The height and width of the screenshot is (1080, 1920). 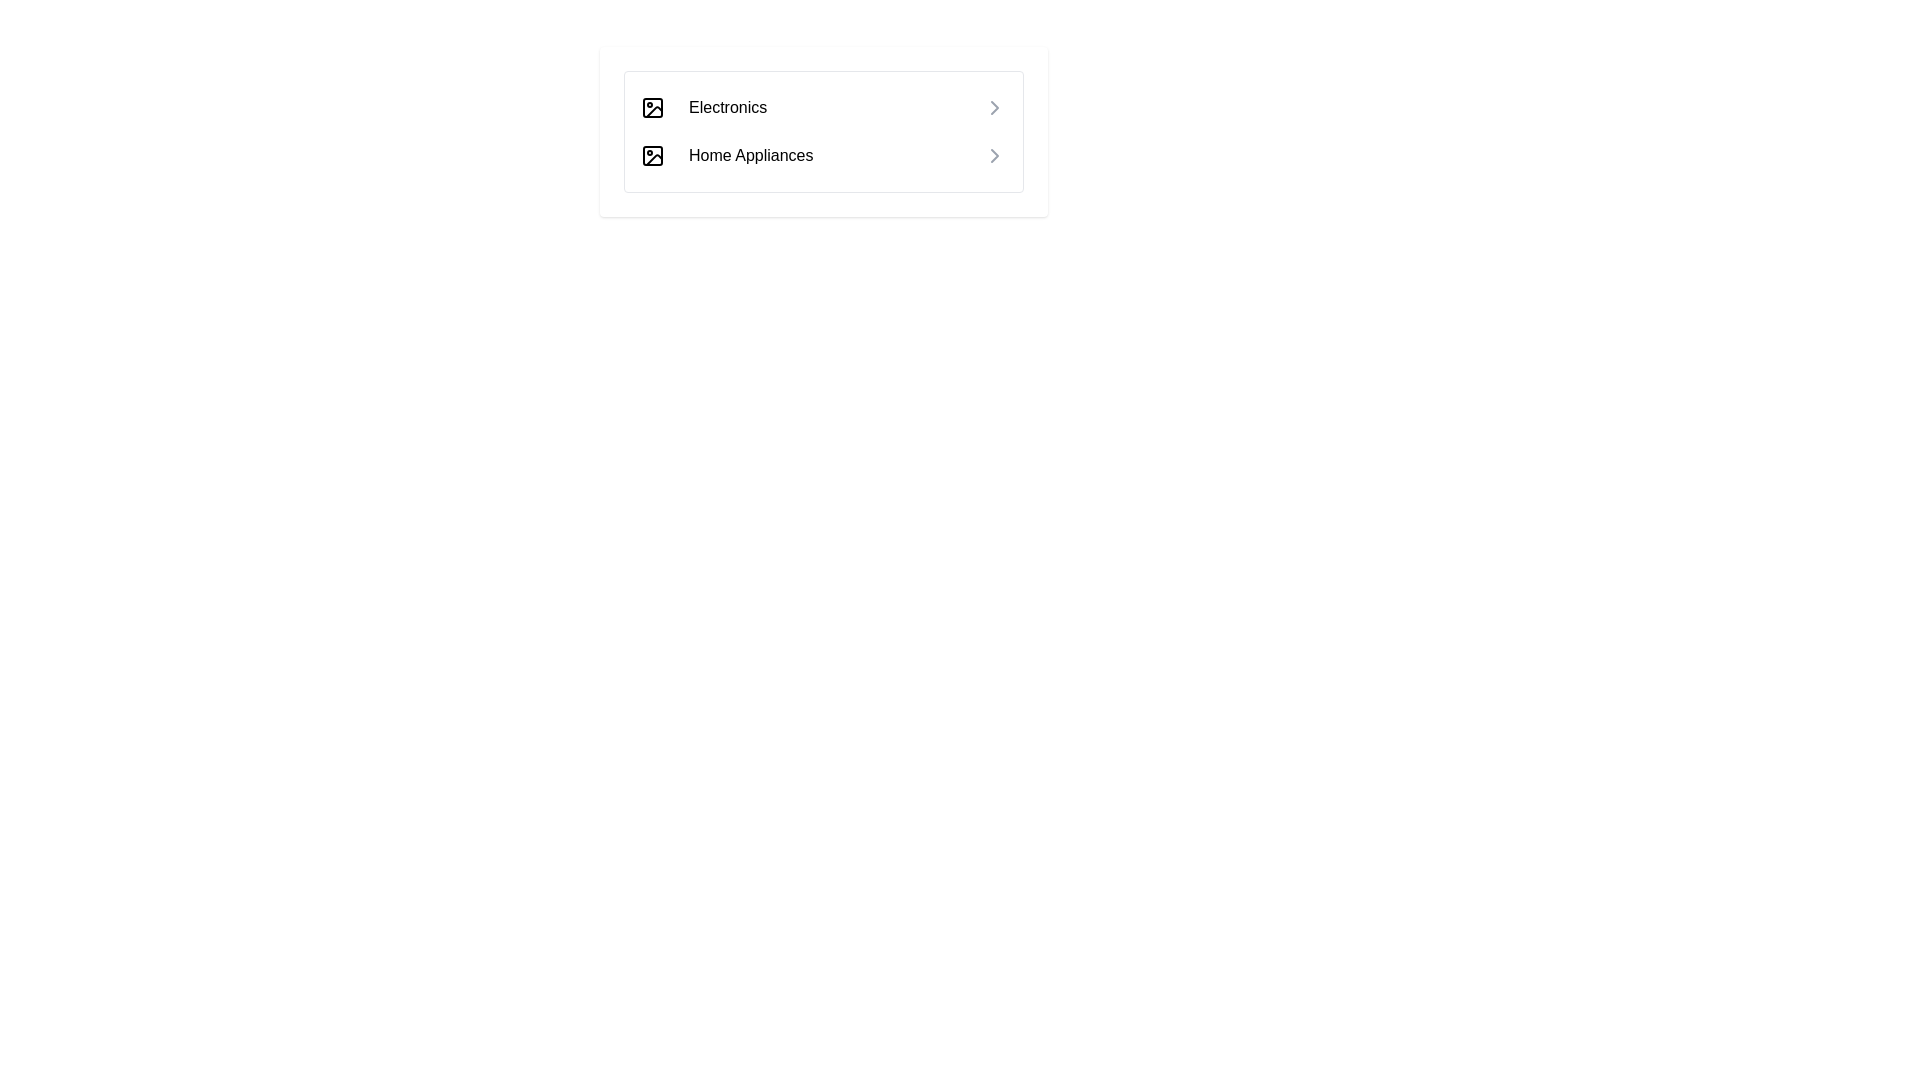 I want to click on the navigation icon for 'Home Appliances' located at the far right side of the row, so click(x=994, y=154).